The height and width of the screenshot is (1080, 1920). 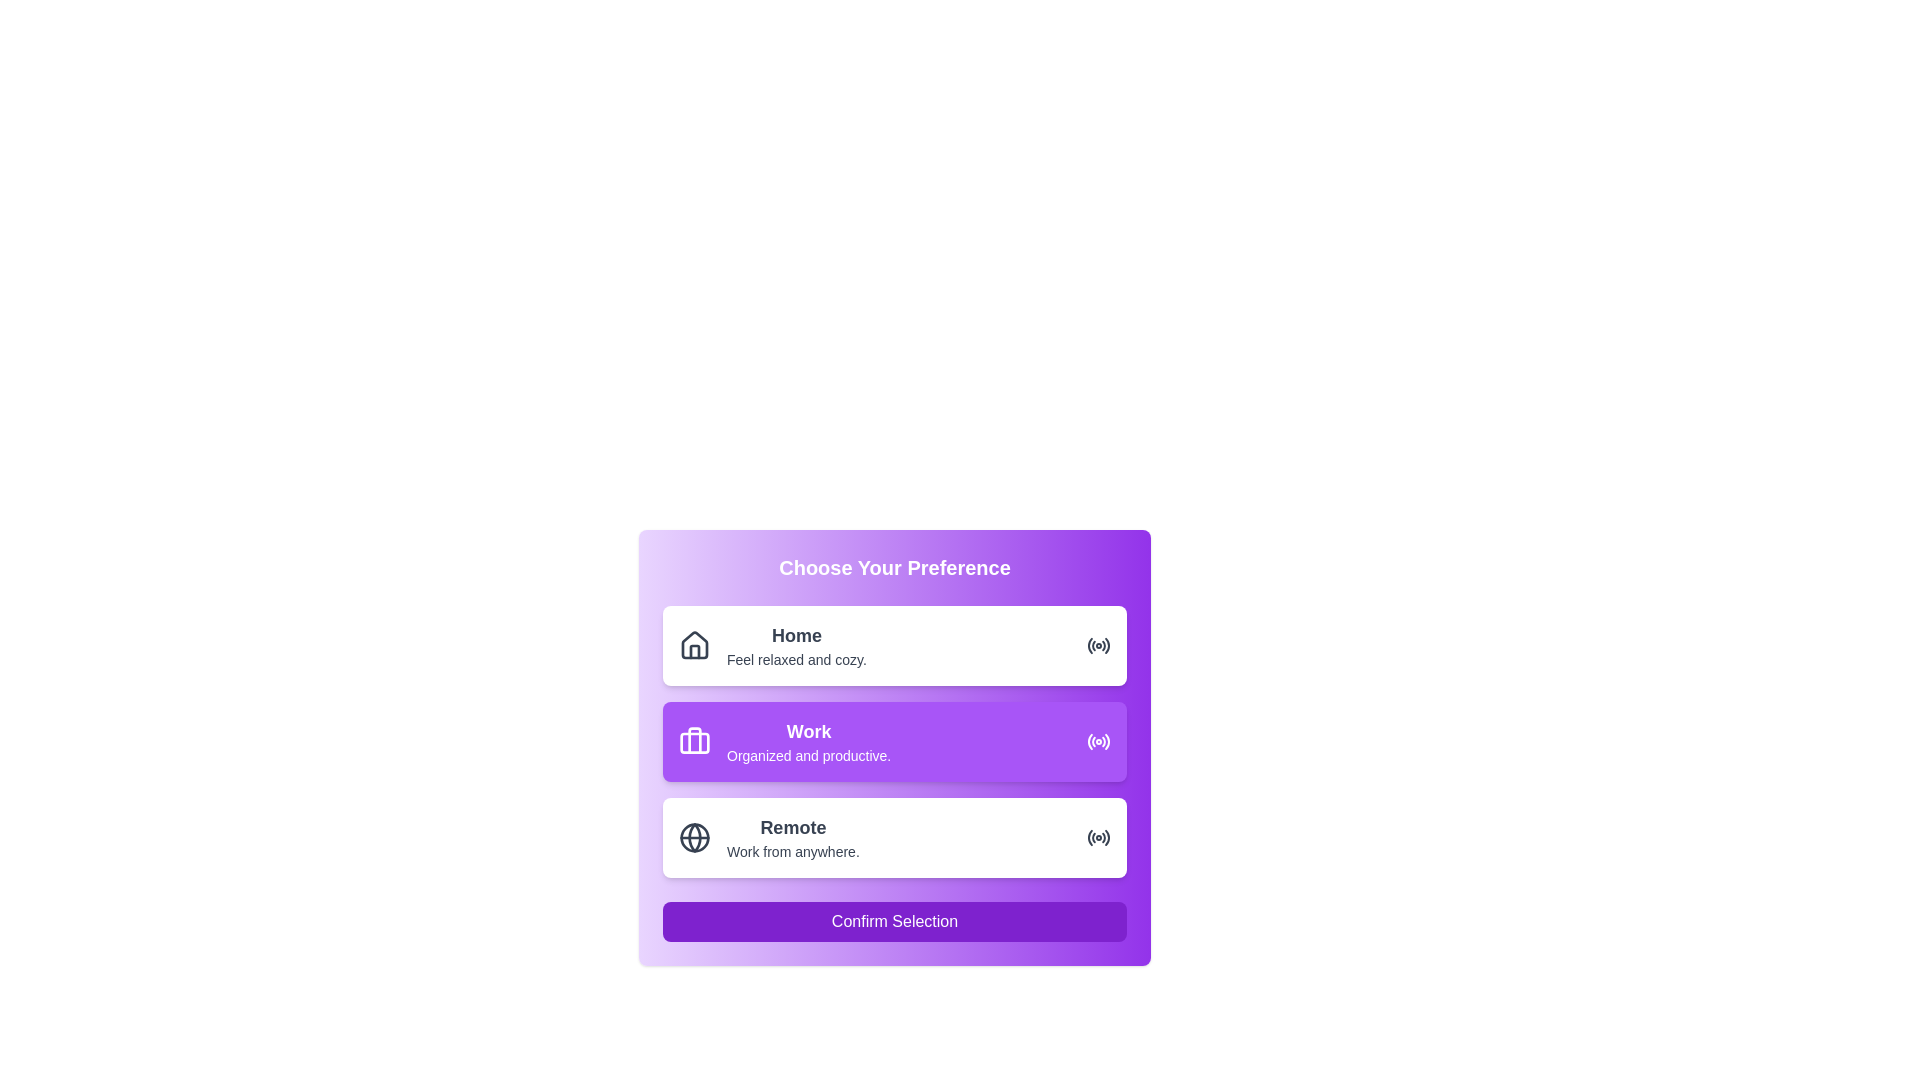 What do you see at coordinates (809, 732) in the screenshot?
I see `the 'Work' text label` at bounding box center [809, 732].